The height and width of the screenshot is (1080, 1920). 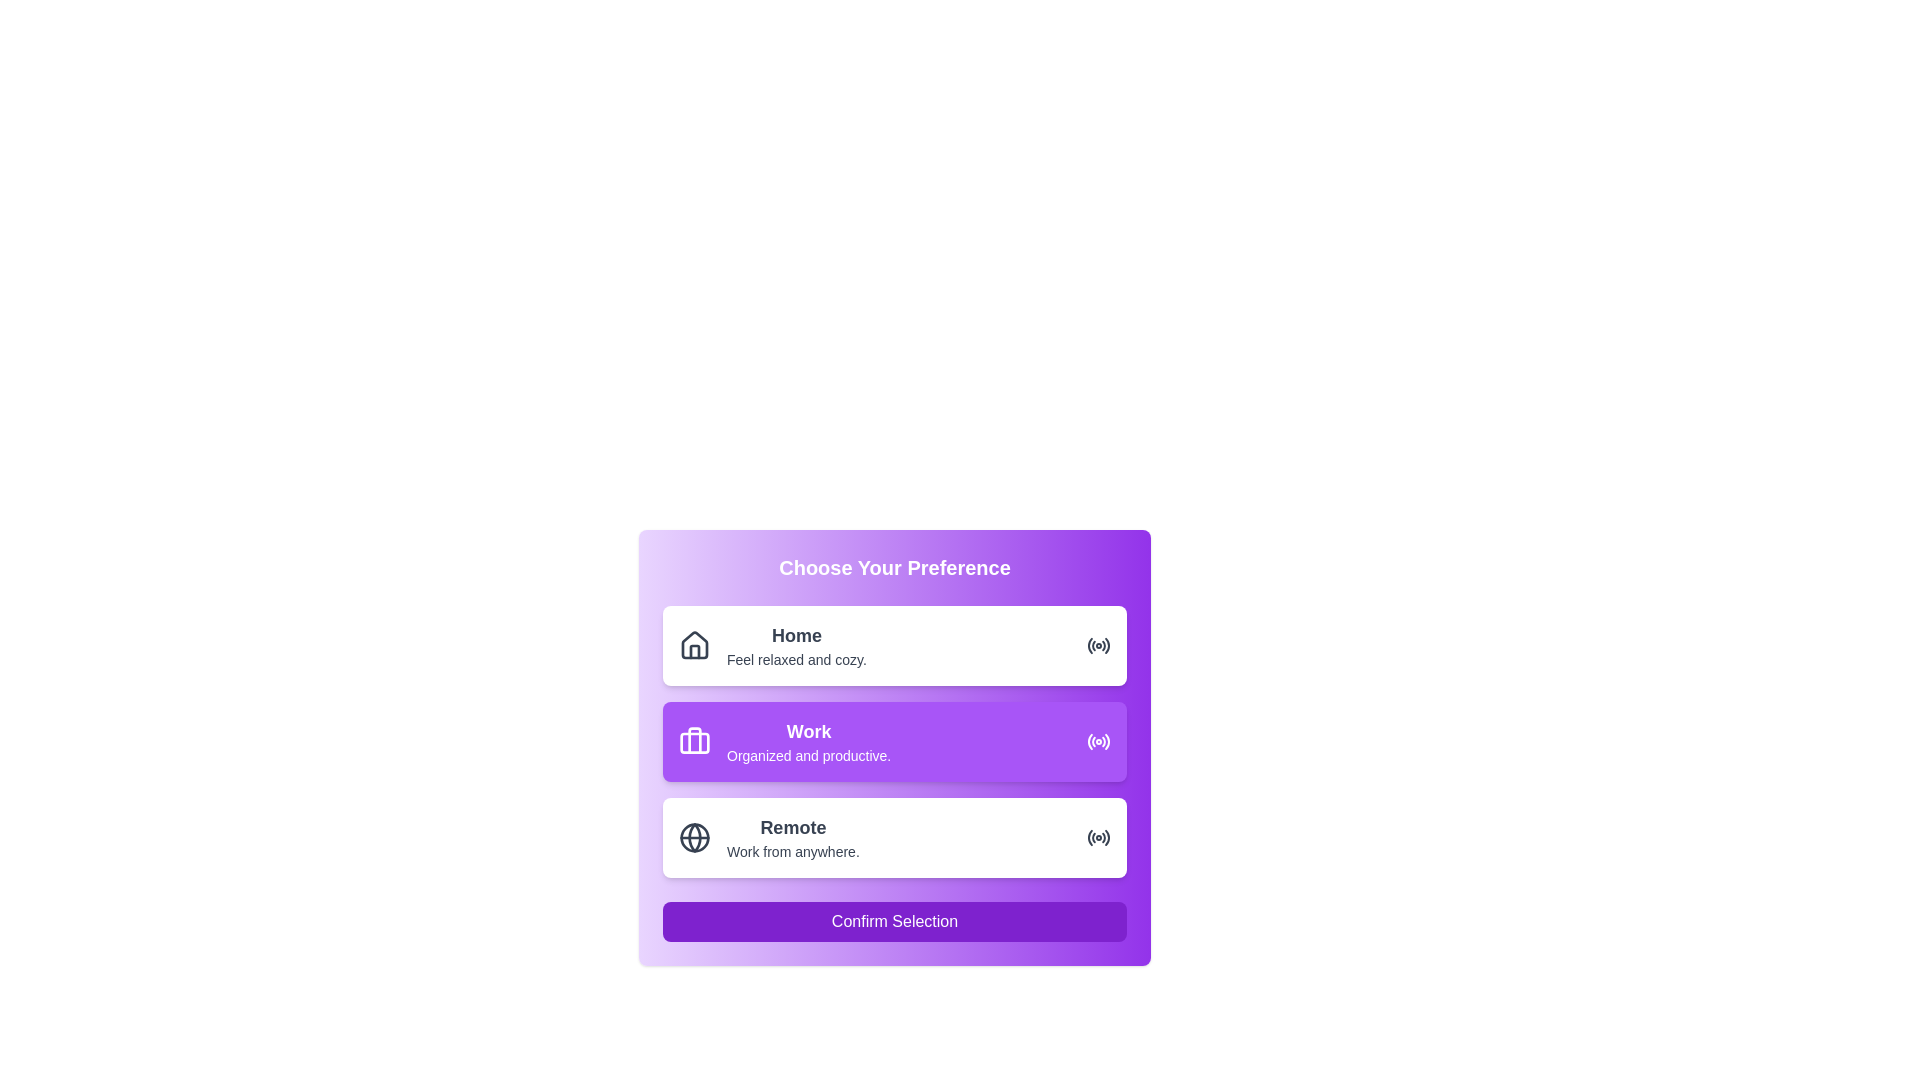 What do you see at coordinates (809, 732) in the screenshot?
I see `the 'Work' text label` at bounding box center [809, 732].